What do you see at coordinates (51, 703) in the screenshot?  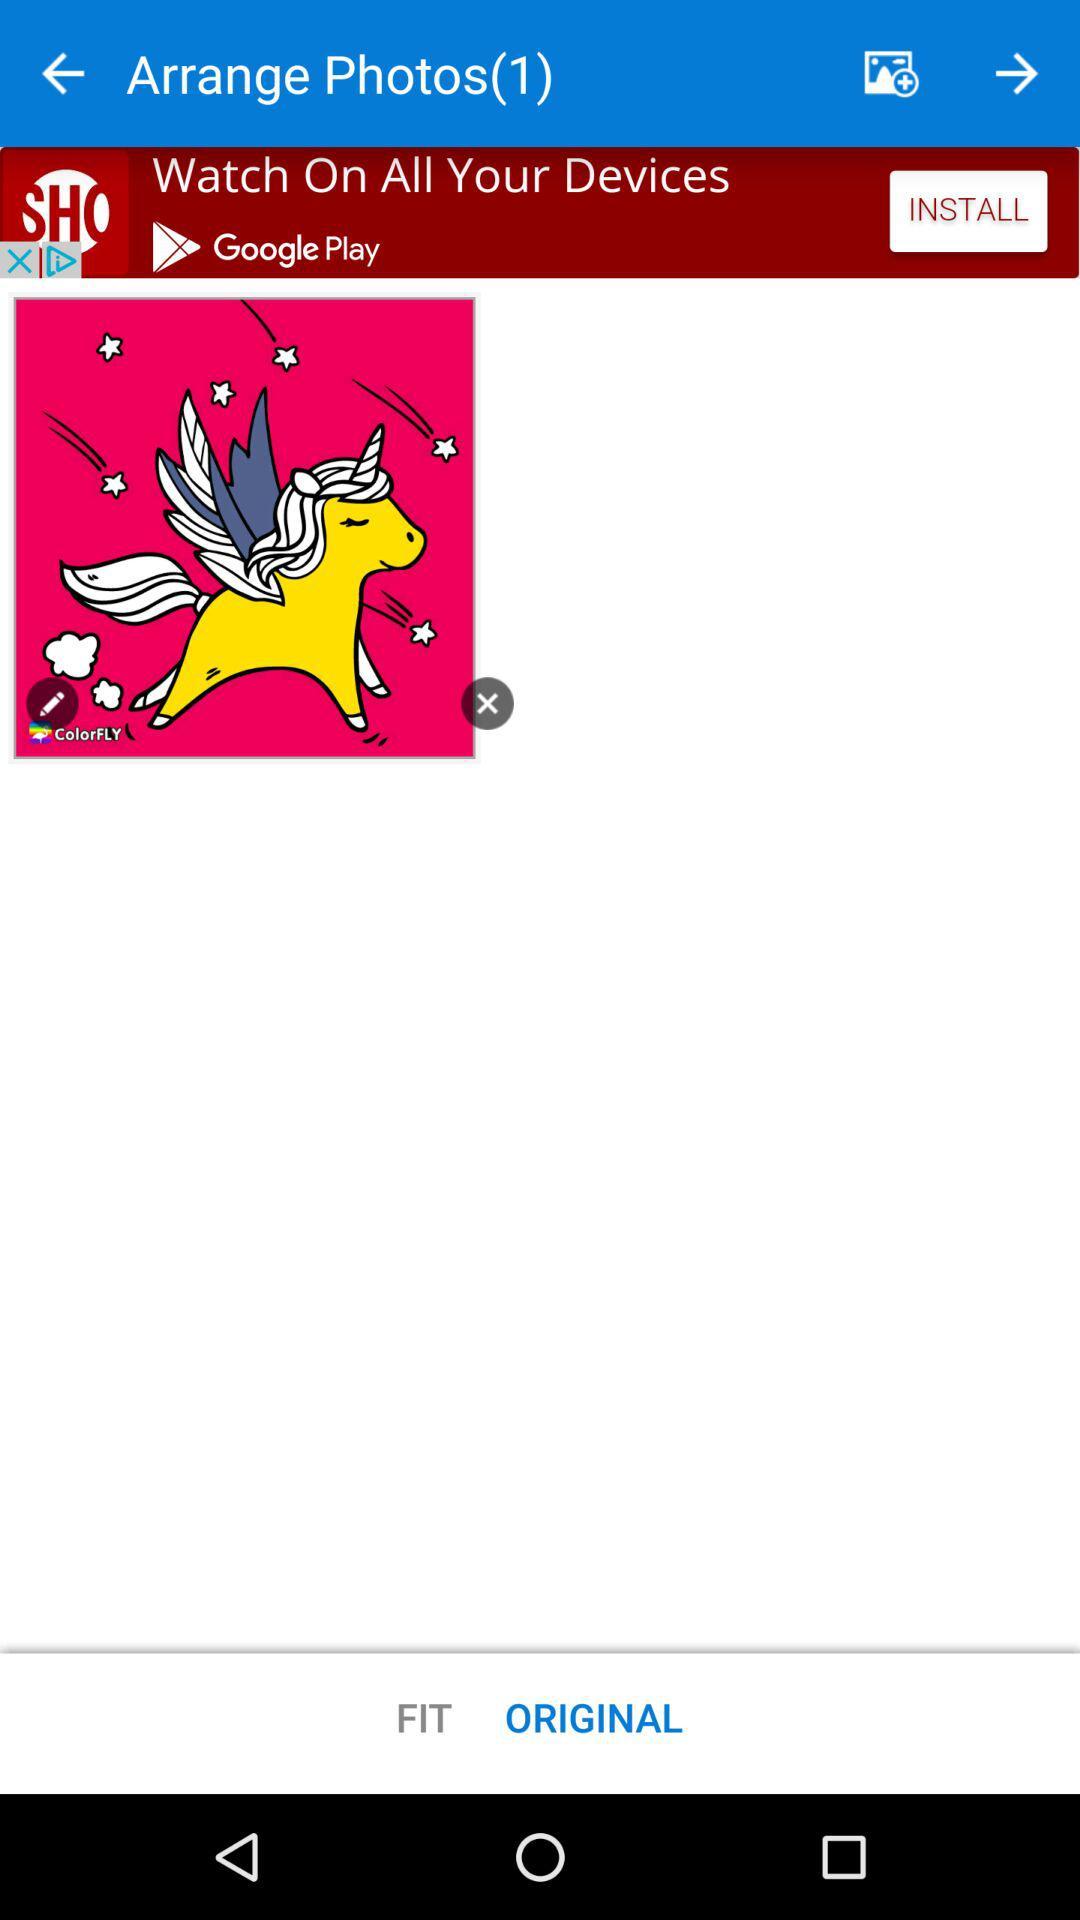 I see `pencil` at bounding box center [51, 703].